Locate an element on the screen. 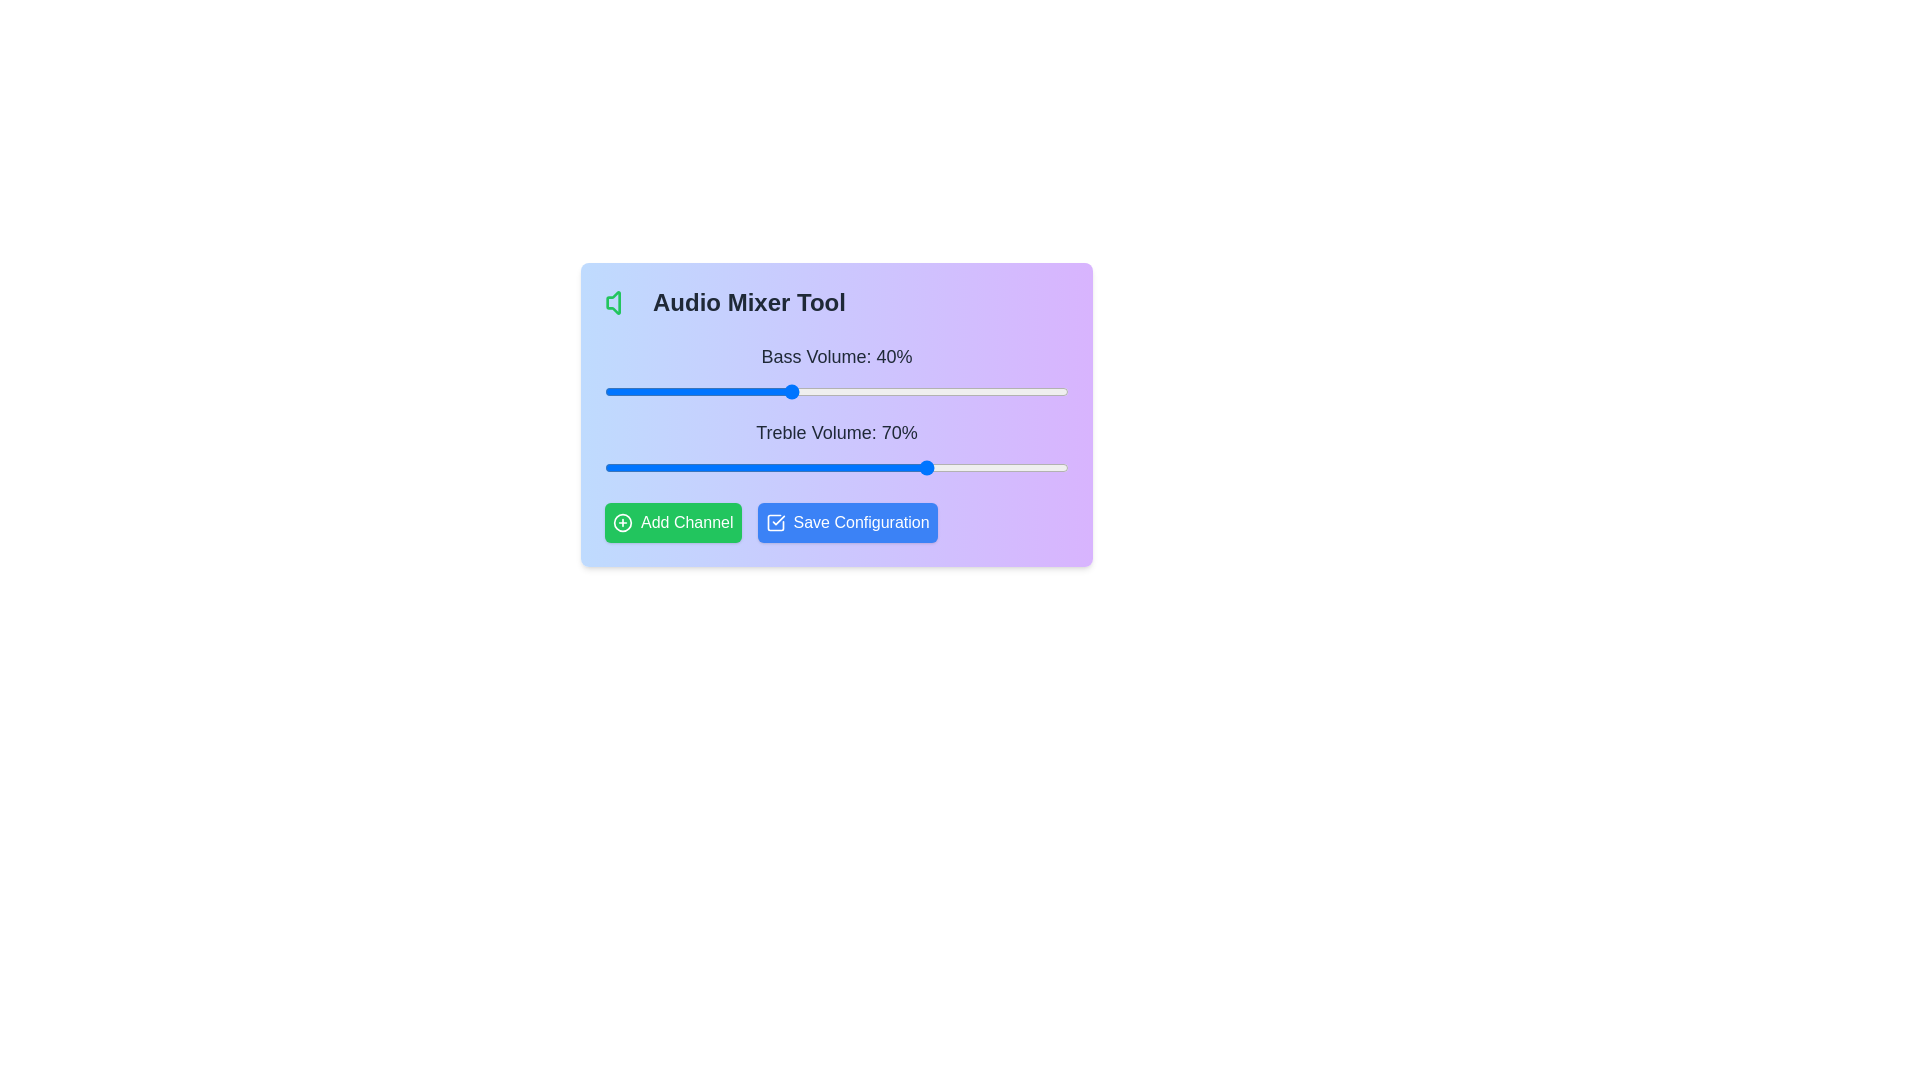 The image size is (1920, 1080). the decorative circular SVG icon located within the 'Add Channel' button in the lower-left area of the Audio Mixer Tool interface is located at coordinates (622, 522).